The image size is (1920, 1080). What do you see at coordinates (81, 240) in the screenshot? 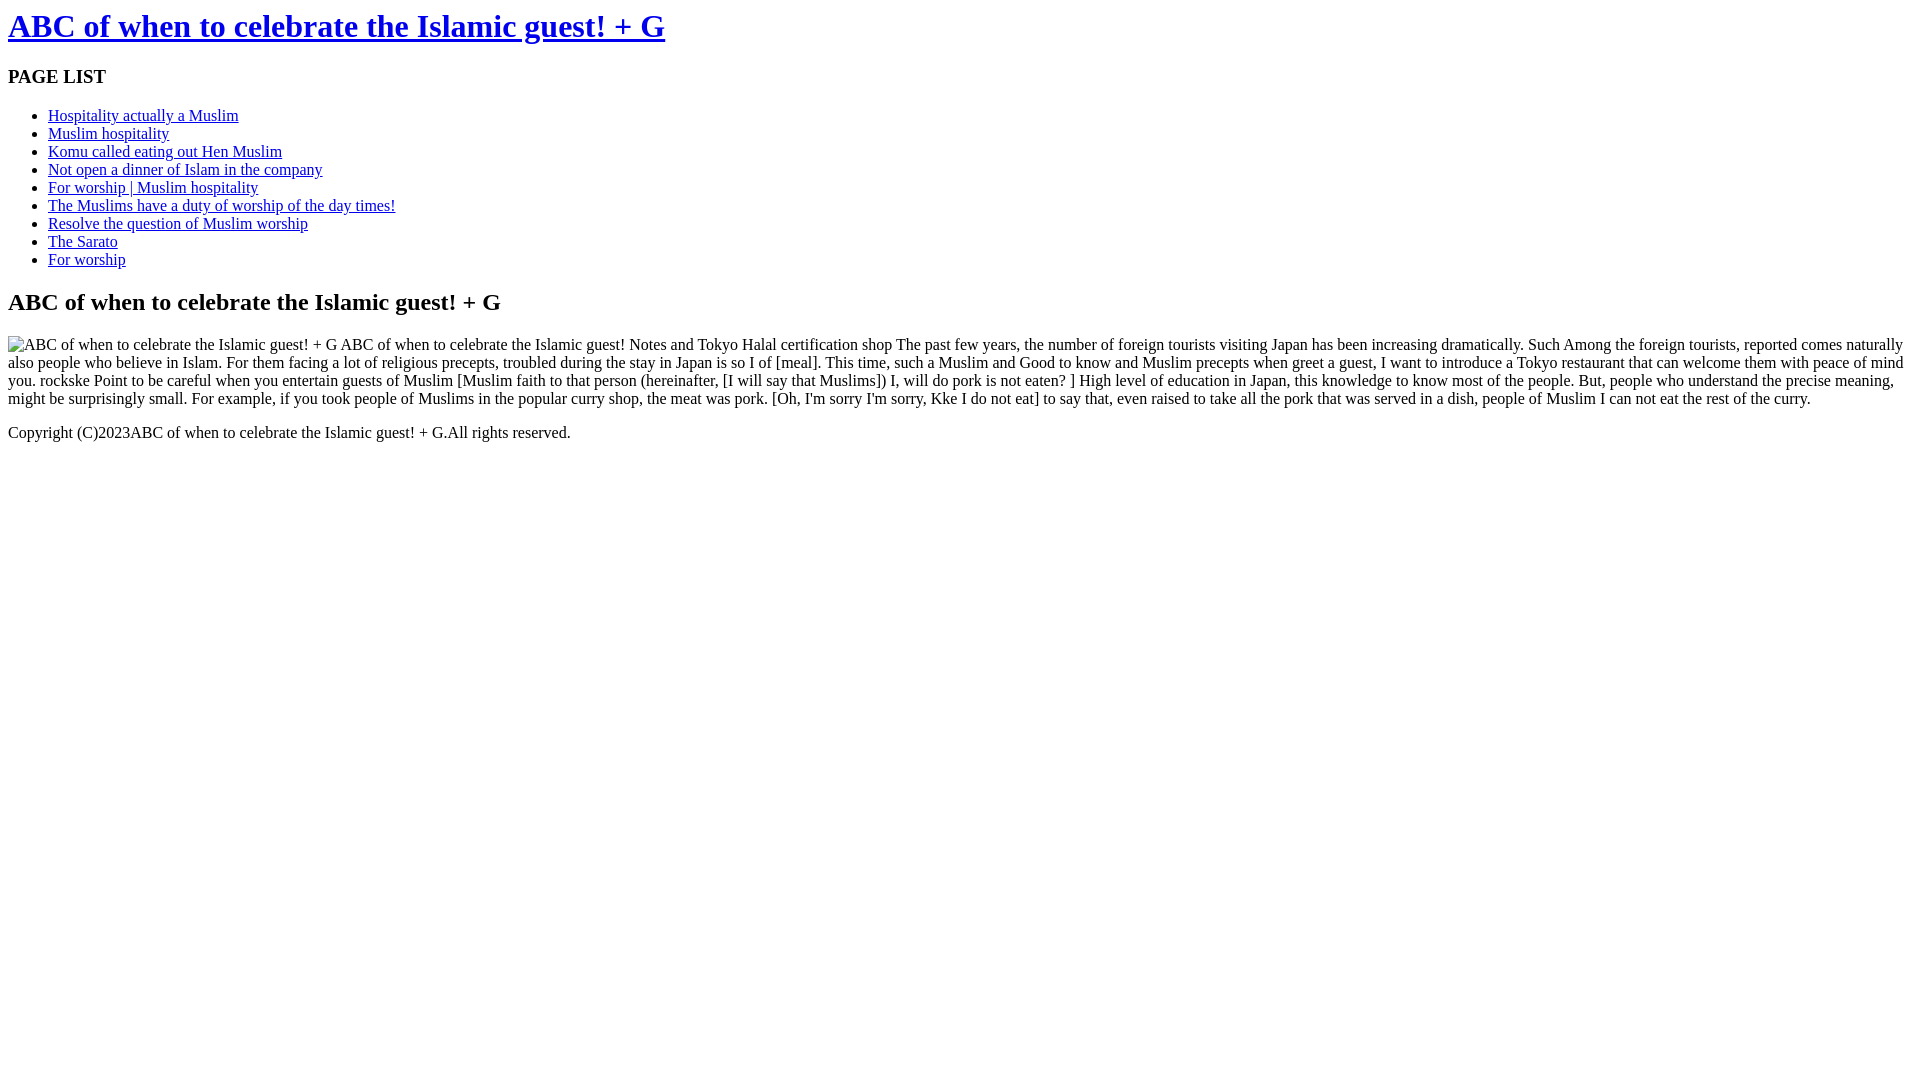
I see `'The Sarato'` at bounding box center [81, 240].